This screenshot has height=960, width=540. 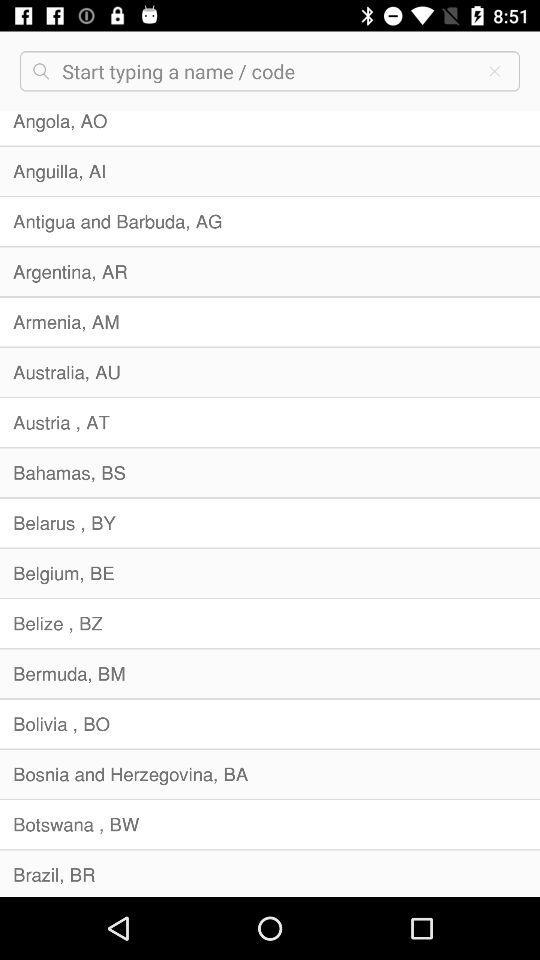 I want to click on erase search bar text, so click(x=493, y=71).